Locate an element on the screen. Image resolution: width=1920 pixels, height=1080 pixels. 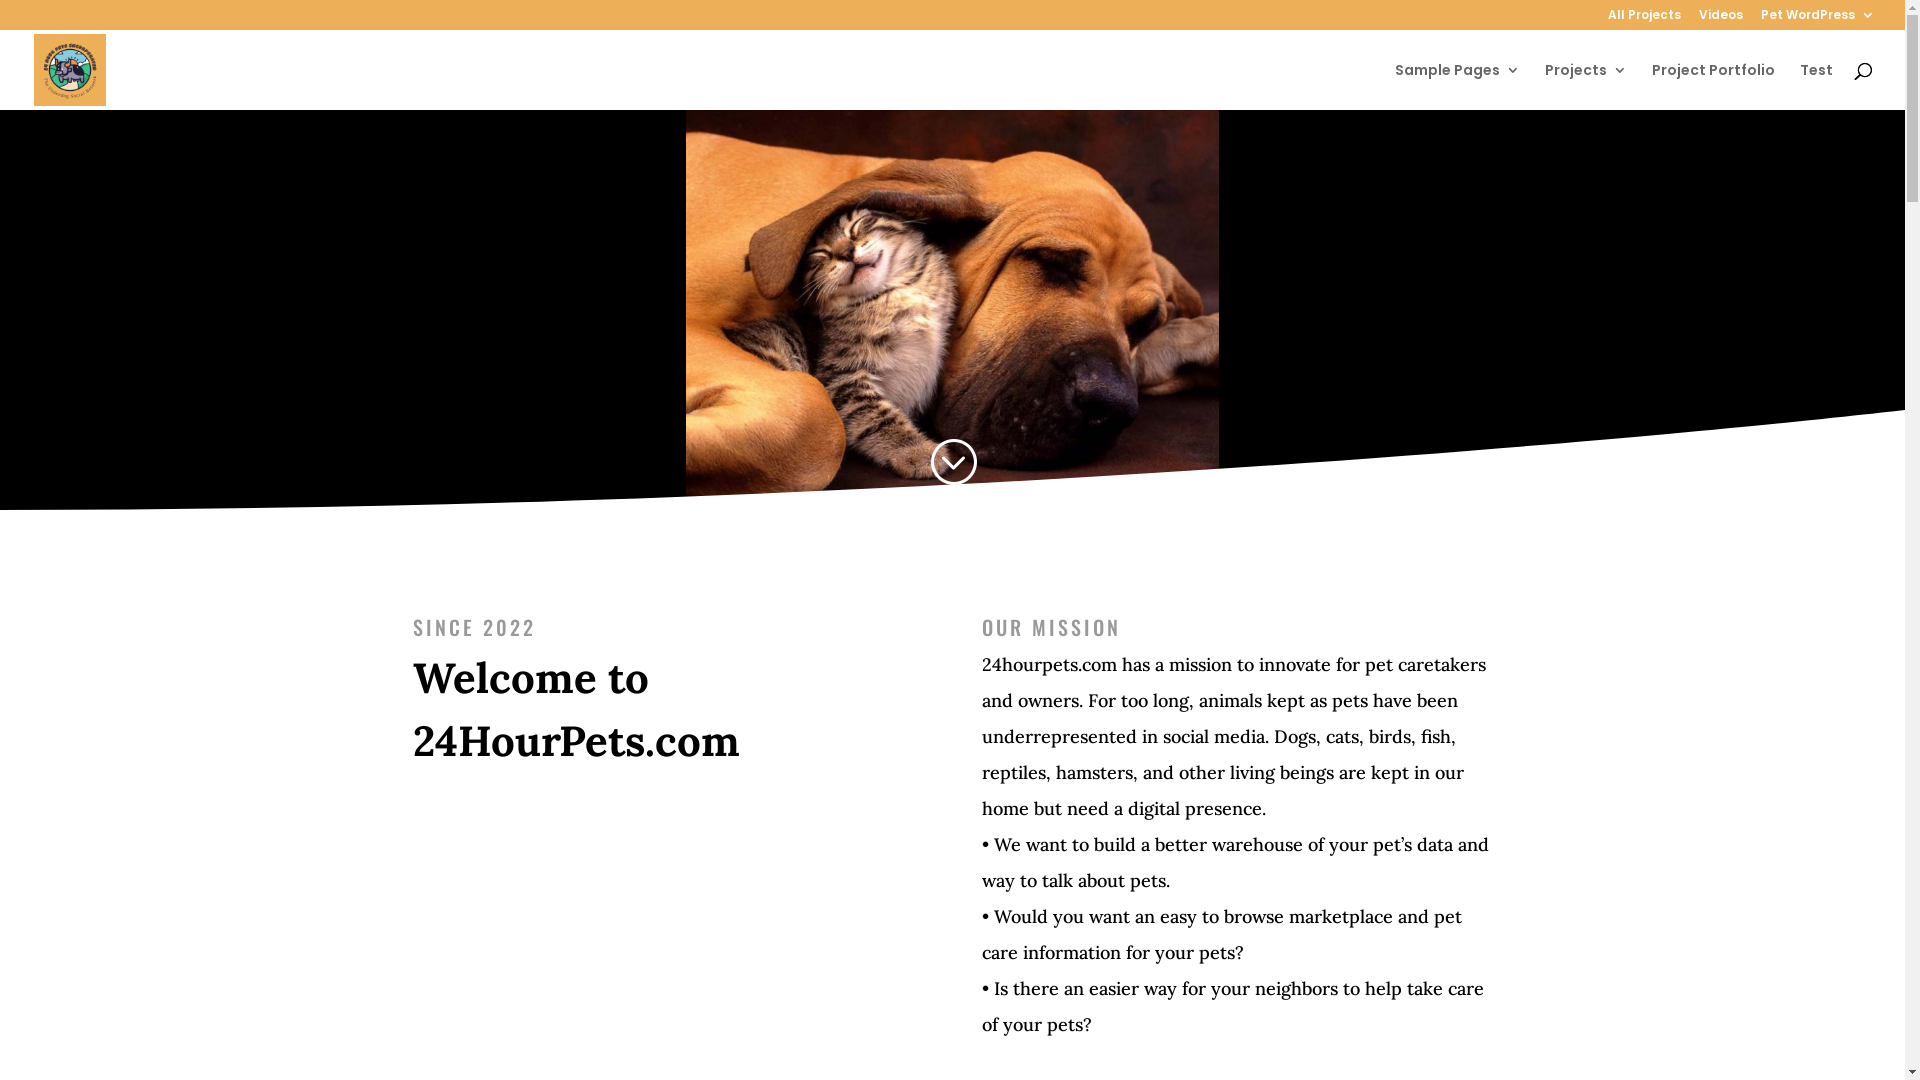
'Test' is located at coordinates (1816, 85).